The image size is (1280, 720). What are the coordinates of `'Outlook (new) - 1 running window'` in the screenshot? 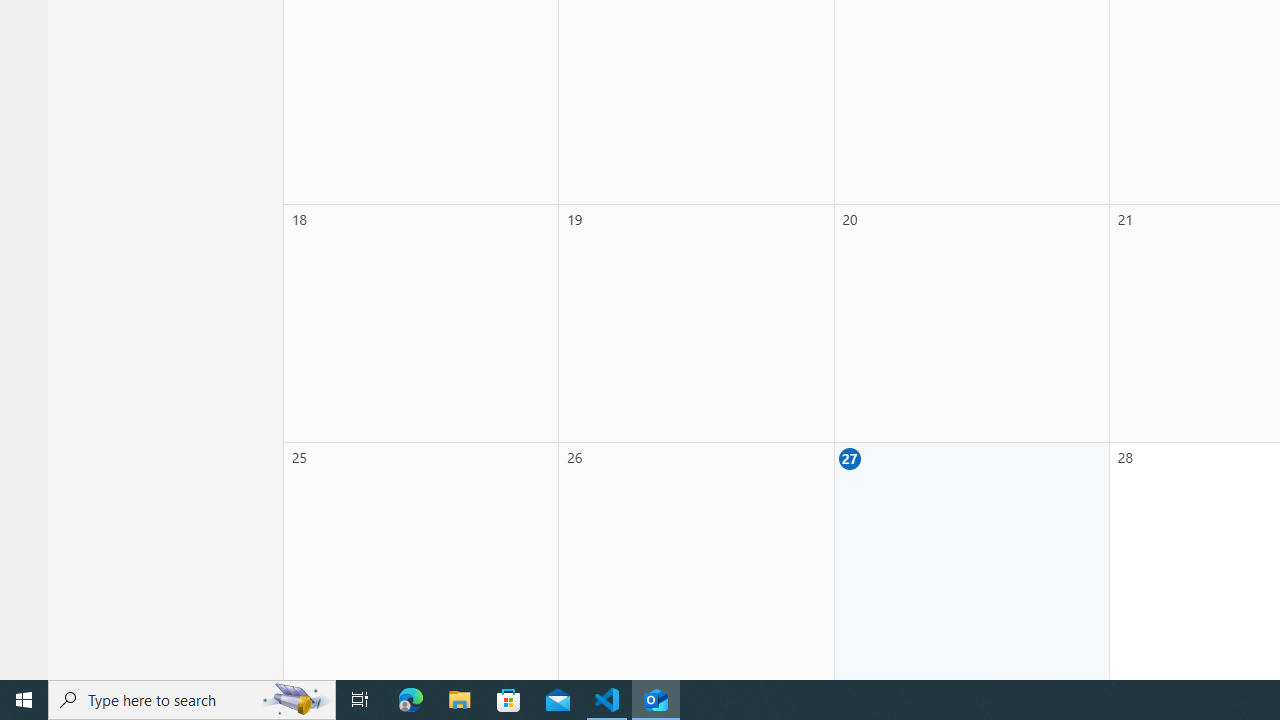 It's located at (656, 698).